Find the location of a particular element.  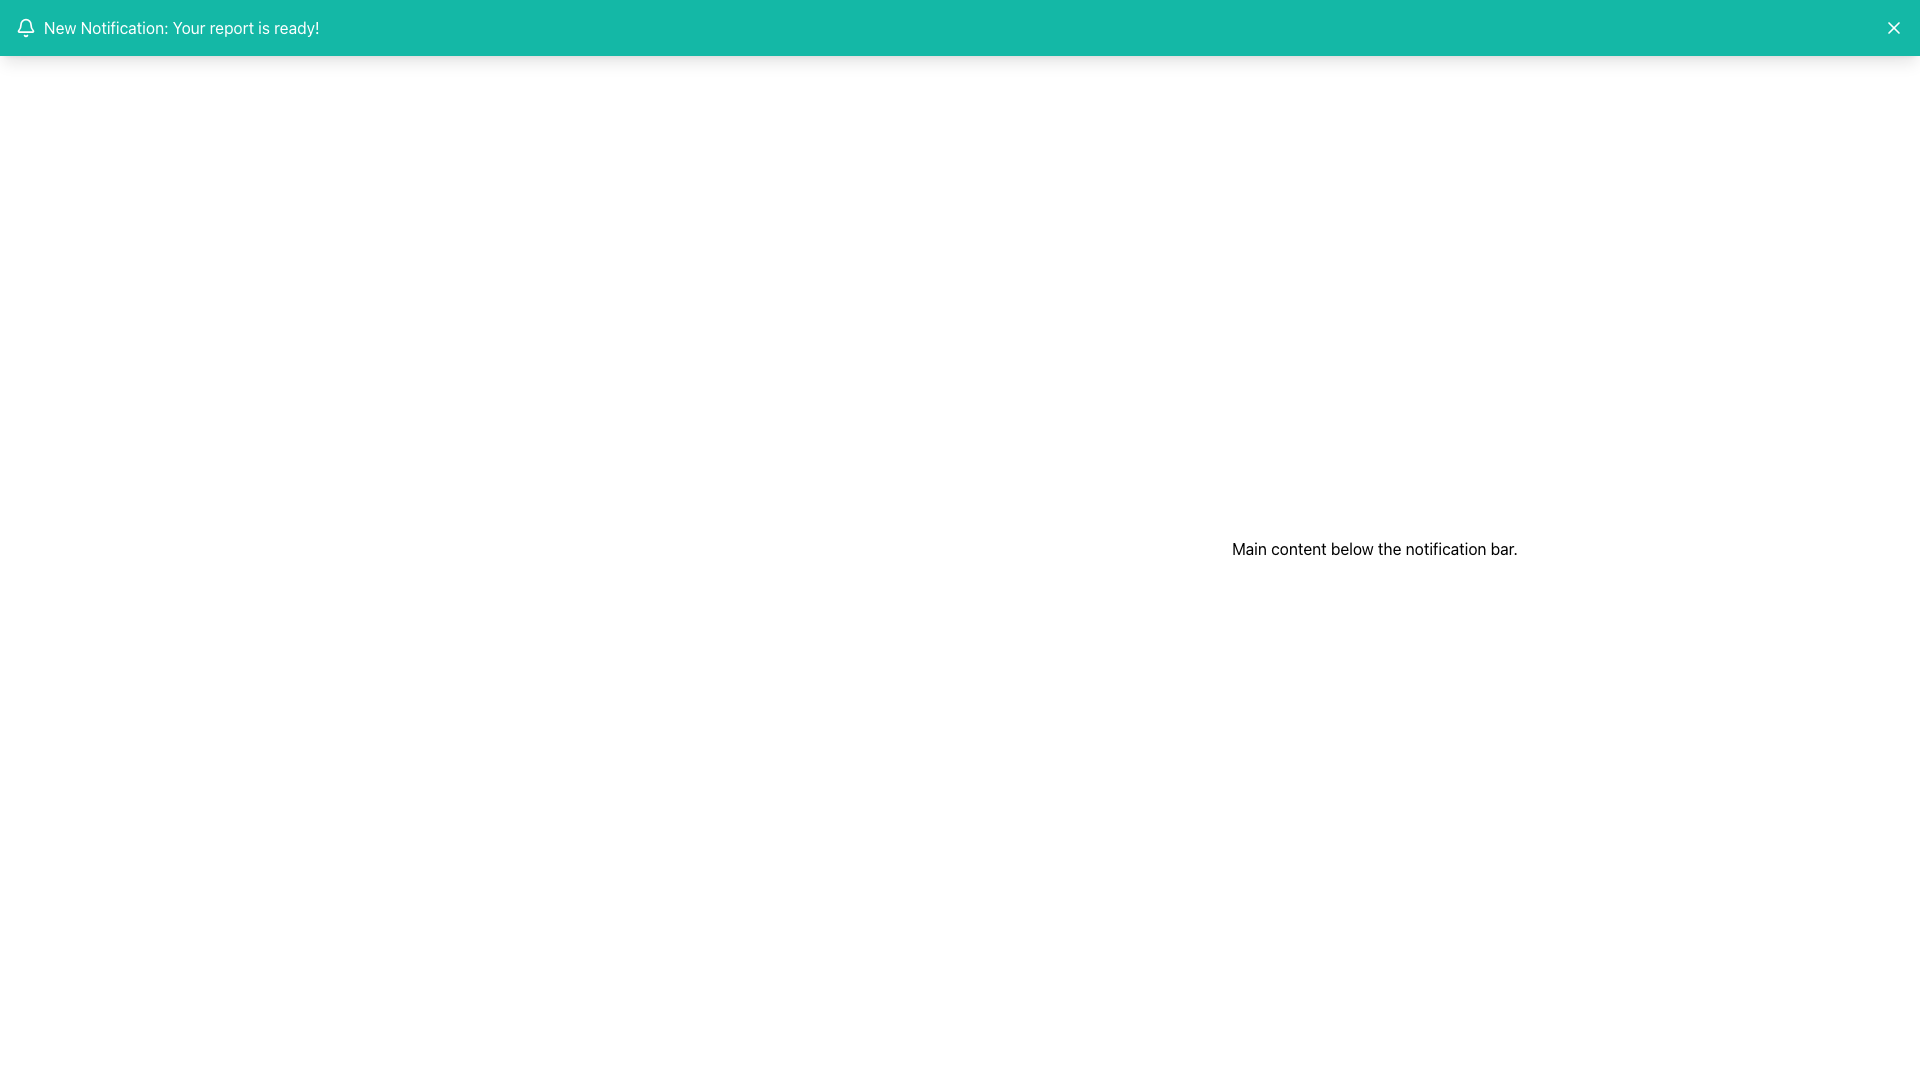

the central bell-shaped icon in the top bar of the interface, which is rendered in a vector graphic style with smooth curves and styled outlines is located at coordinates (25, 25).